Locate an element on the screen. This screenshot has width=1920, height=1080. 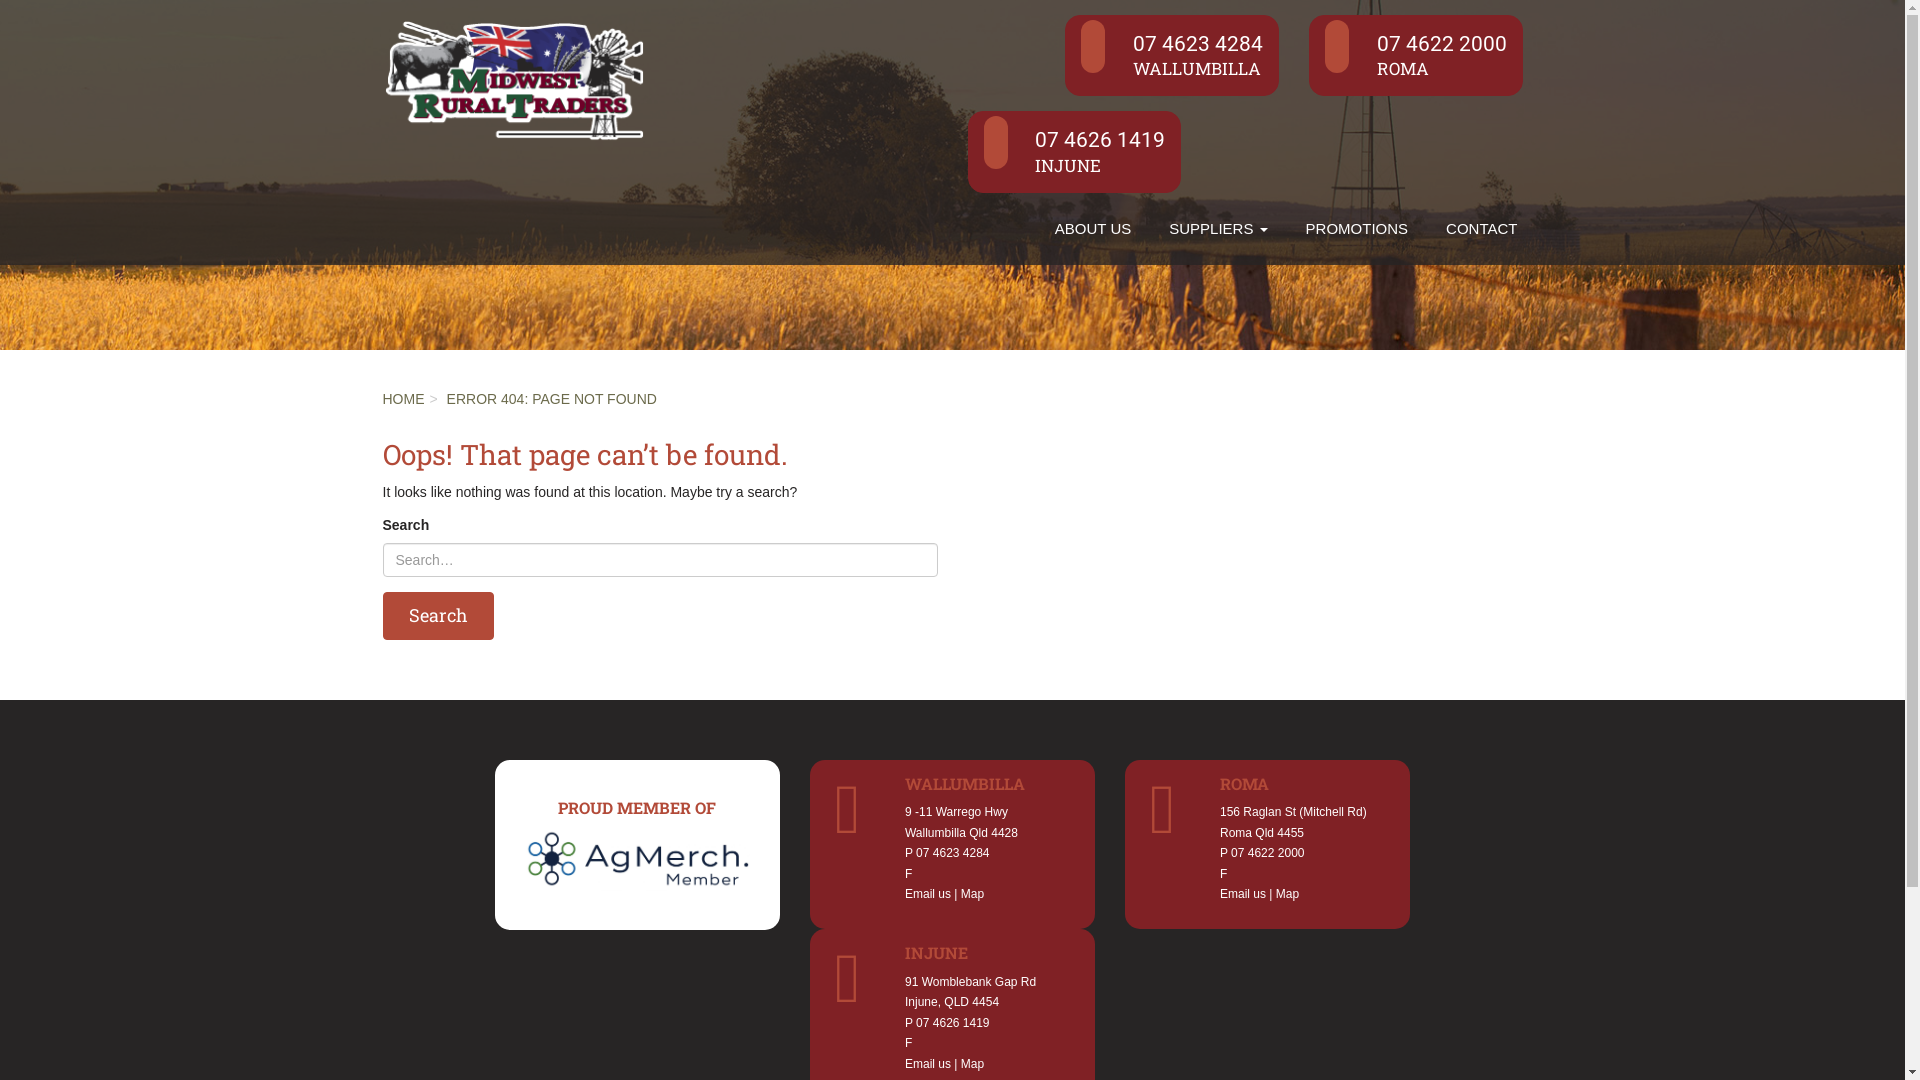
'PROMOTIONS' is located at coordinates (1286, 227).